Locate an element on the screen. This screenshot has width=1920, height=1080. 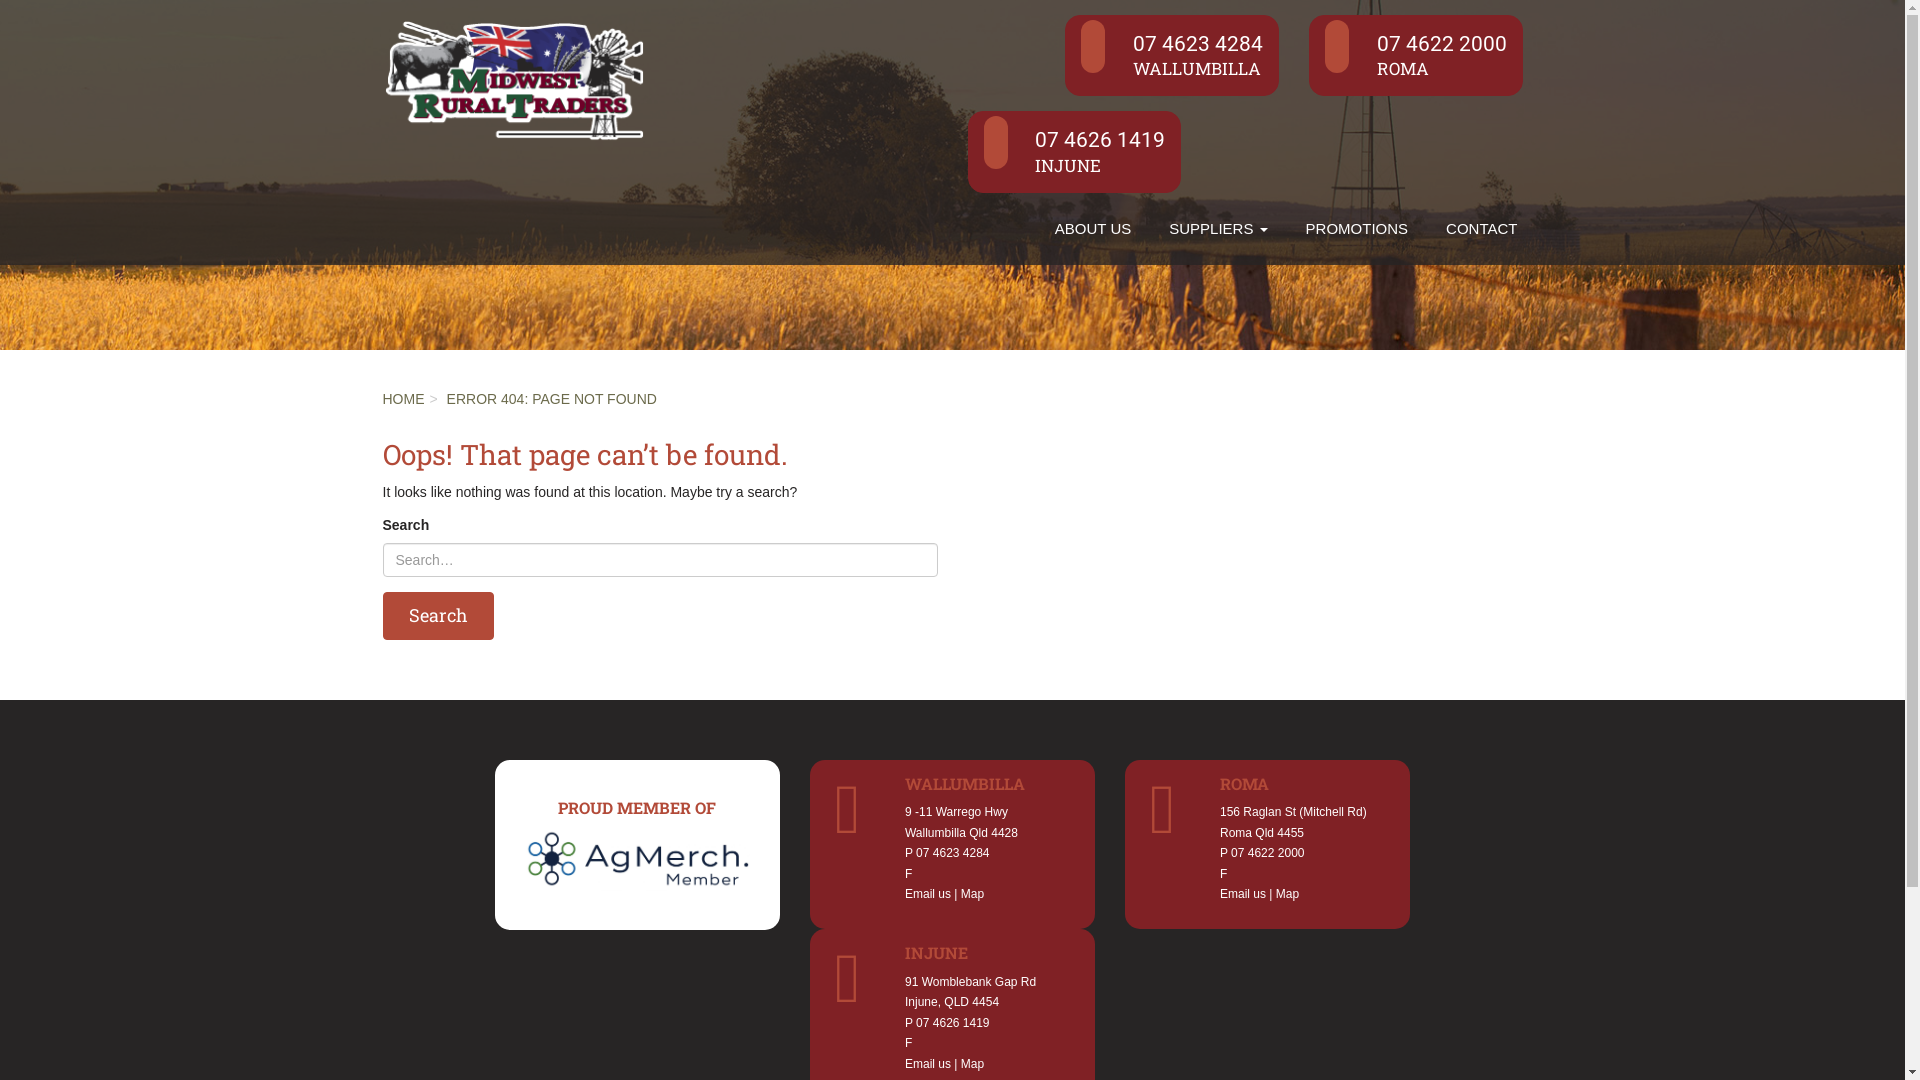
'PROMOTIONS' is located at coordinates (1286, 227).